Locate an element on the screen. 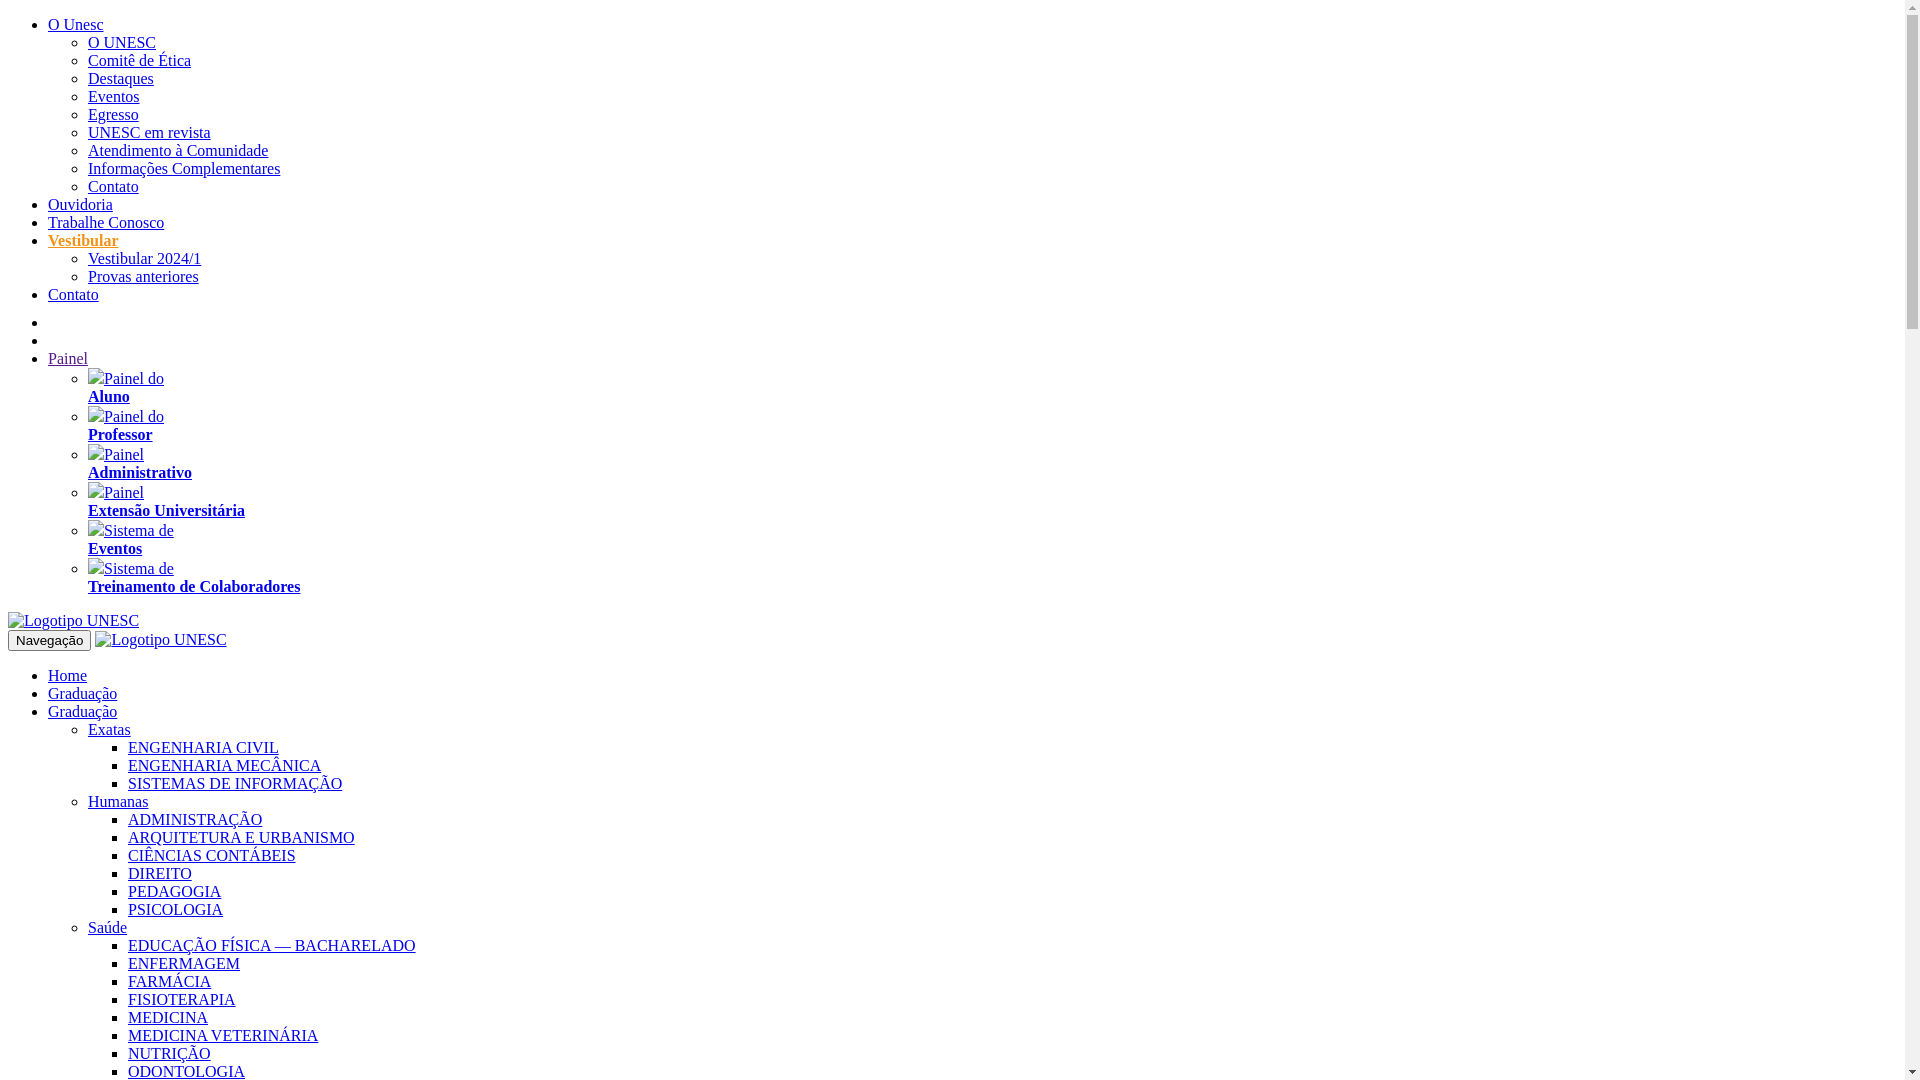 The image size is (1920, 1080). 'Painel do is located at coordinates (86, 424).